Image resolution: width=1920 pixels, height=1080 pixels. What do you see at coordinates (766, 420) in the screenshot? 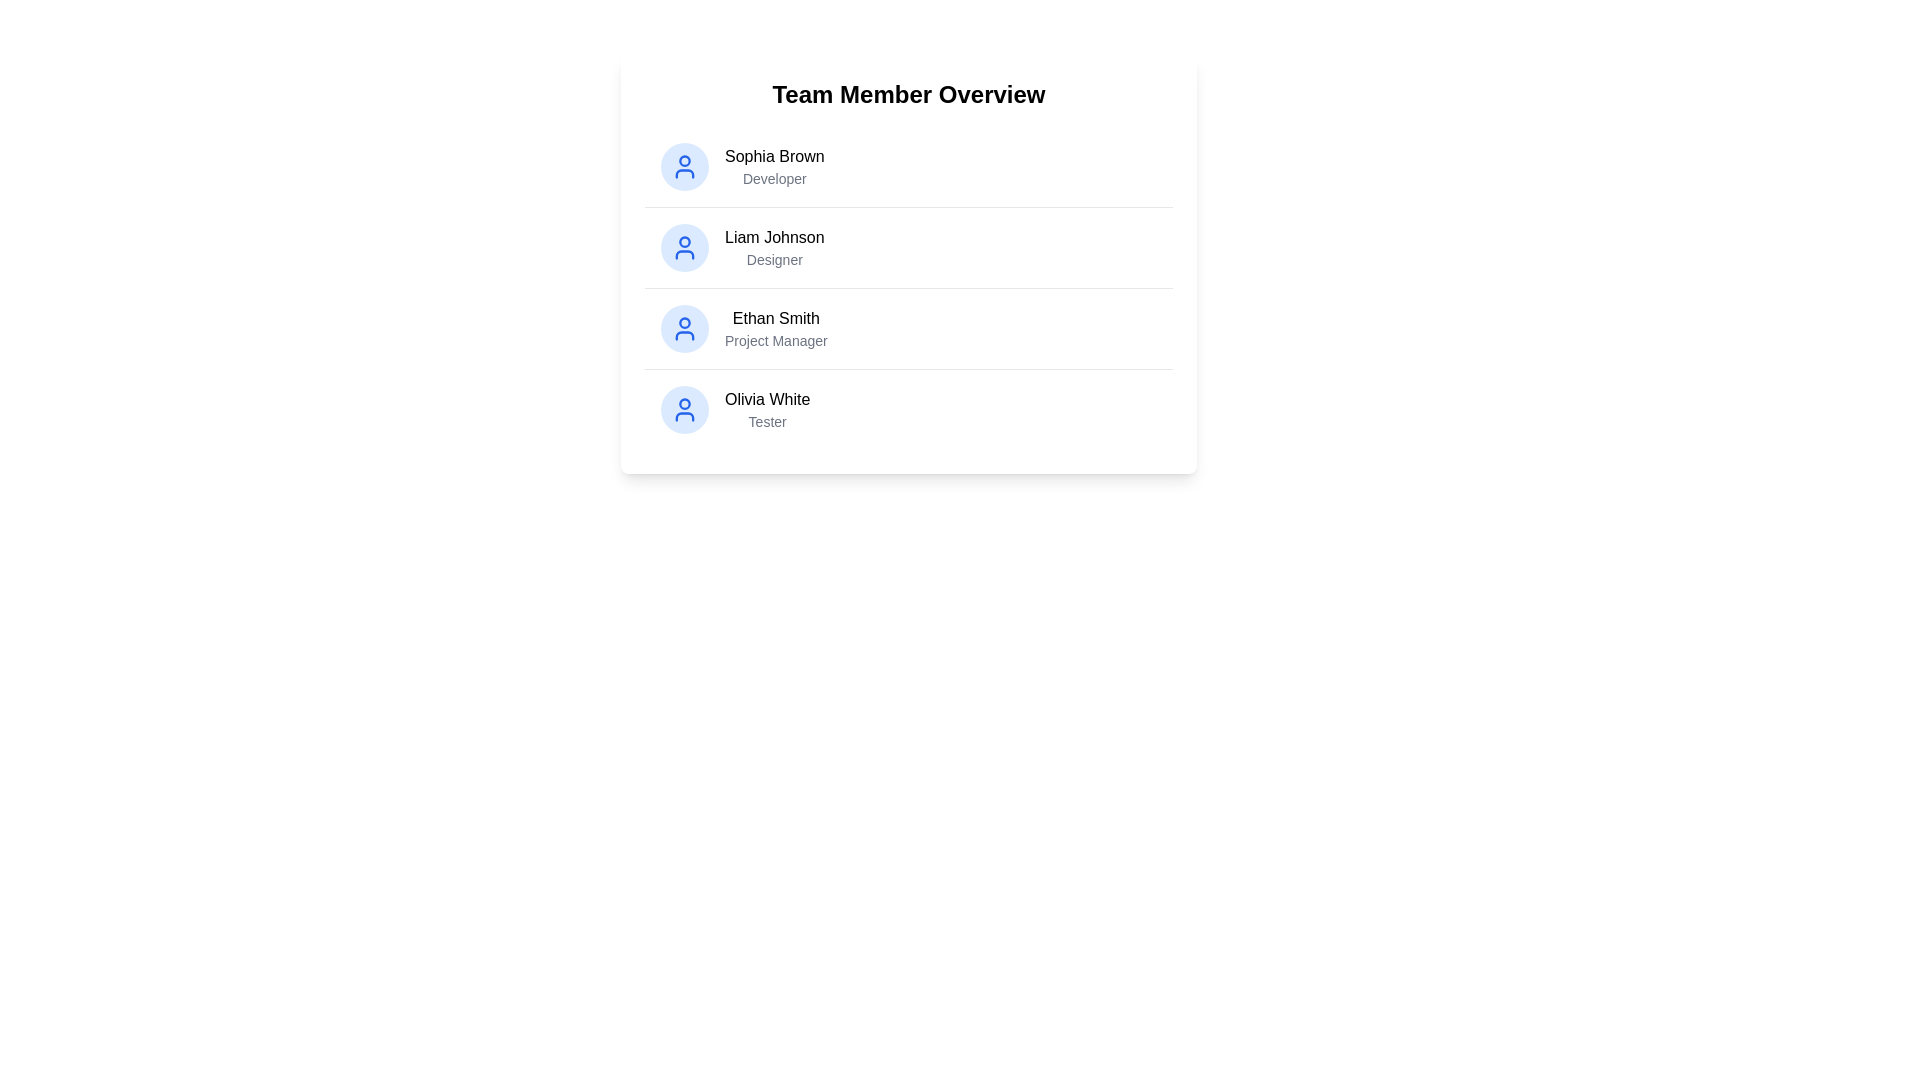
I see `displayed text of the label indicating the role or description of 'Olivia White', located at the bottom of her card, centered below her name` at bounding box center [766, 420].